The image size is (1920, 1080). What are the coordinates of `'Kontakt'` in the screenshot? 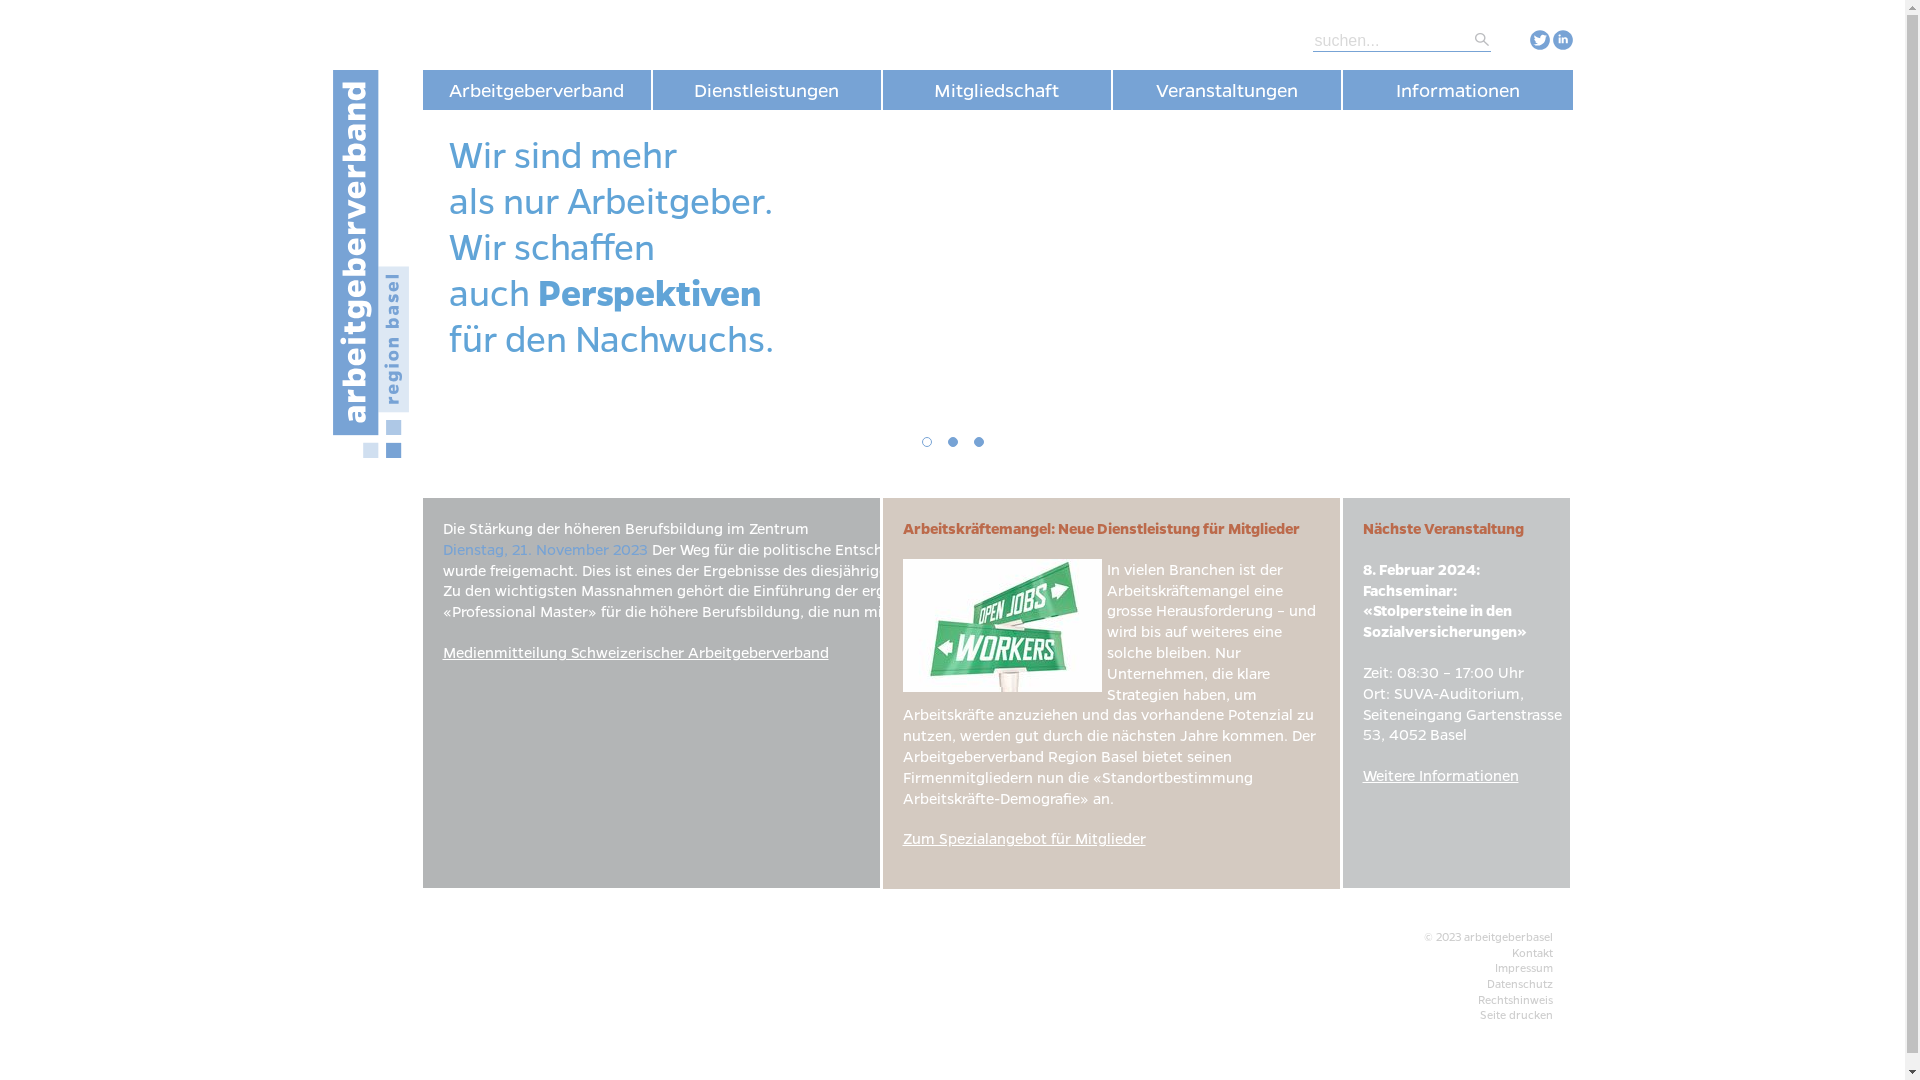 It's located at (1531, 951).